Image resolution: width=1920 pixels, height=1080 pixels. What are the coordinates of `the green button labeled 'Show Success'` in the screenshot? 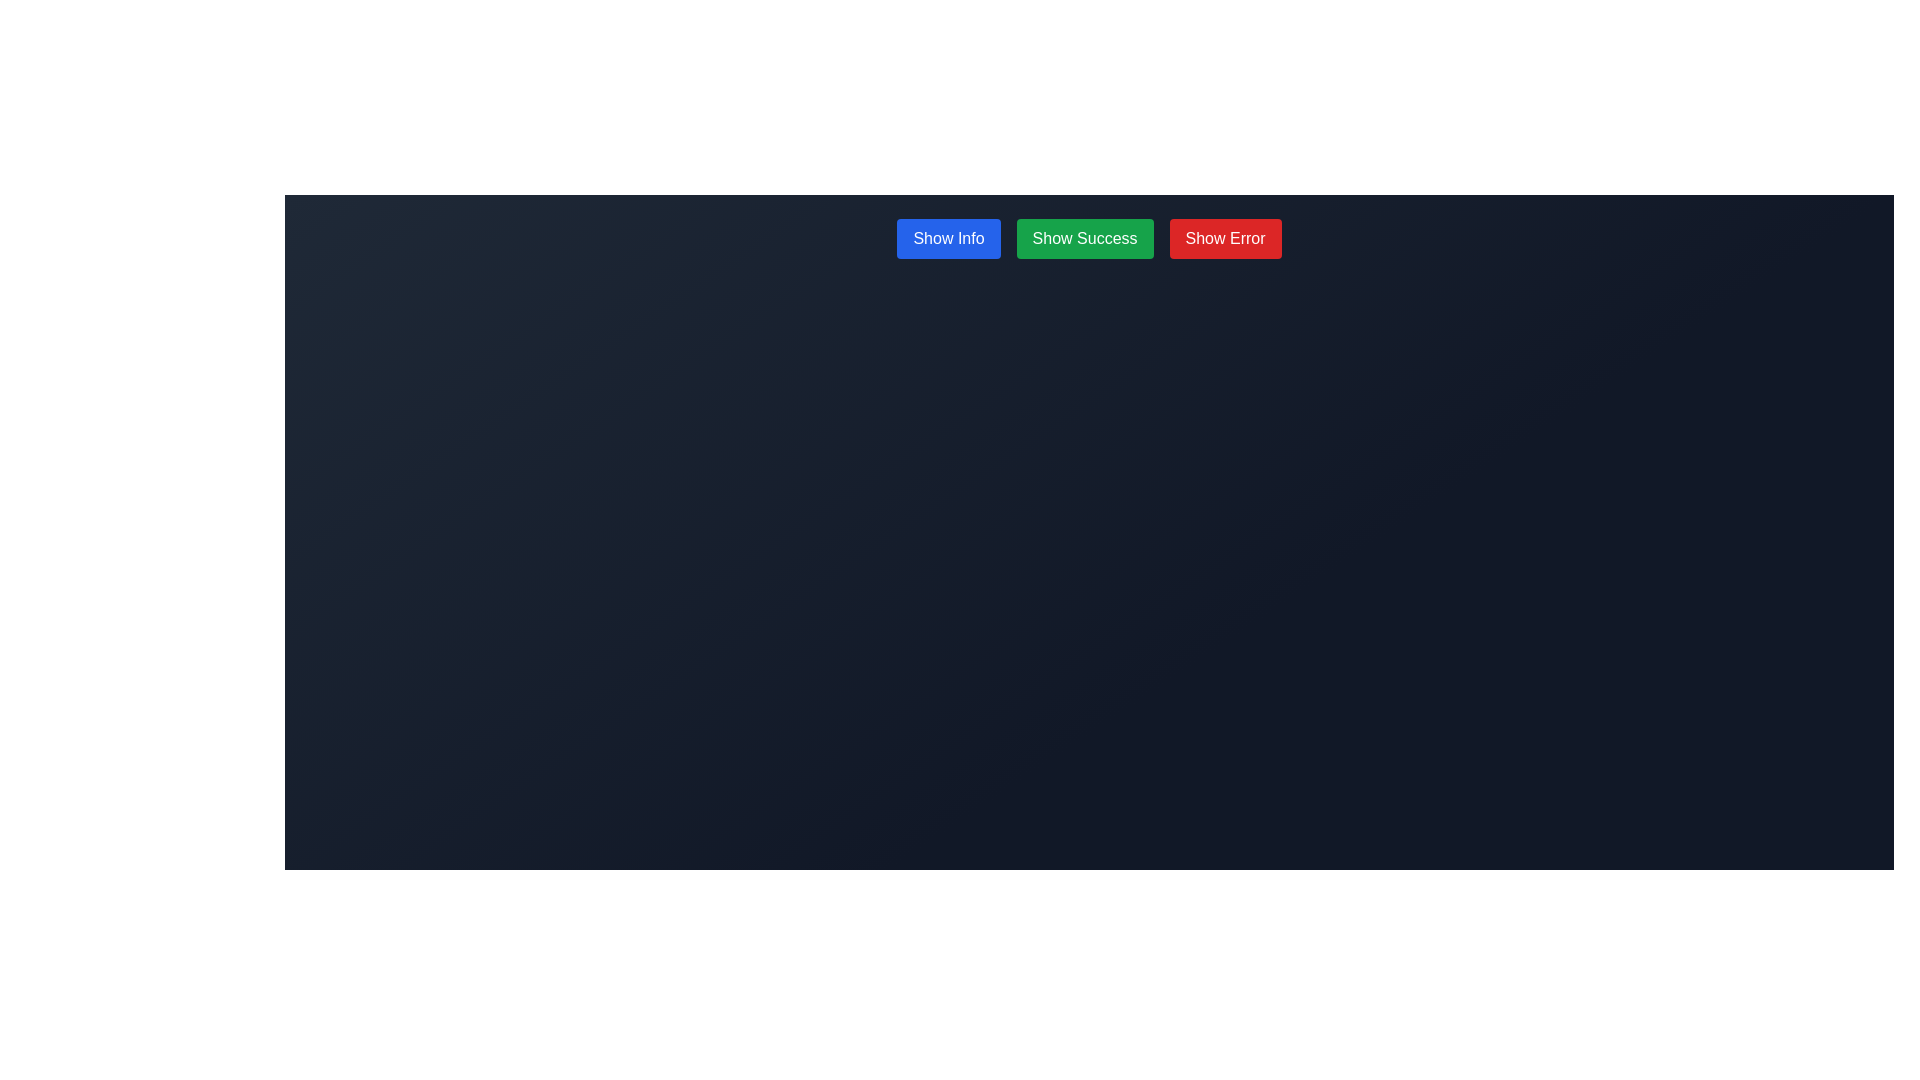 It's located at (1083, 238).